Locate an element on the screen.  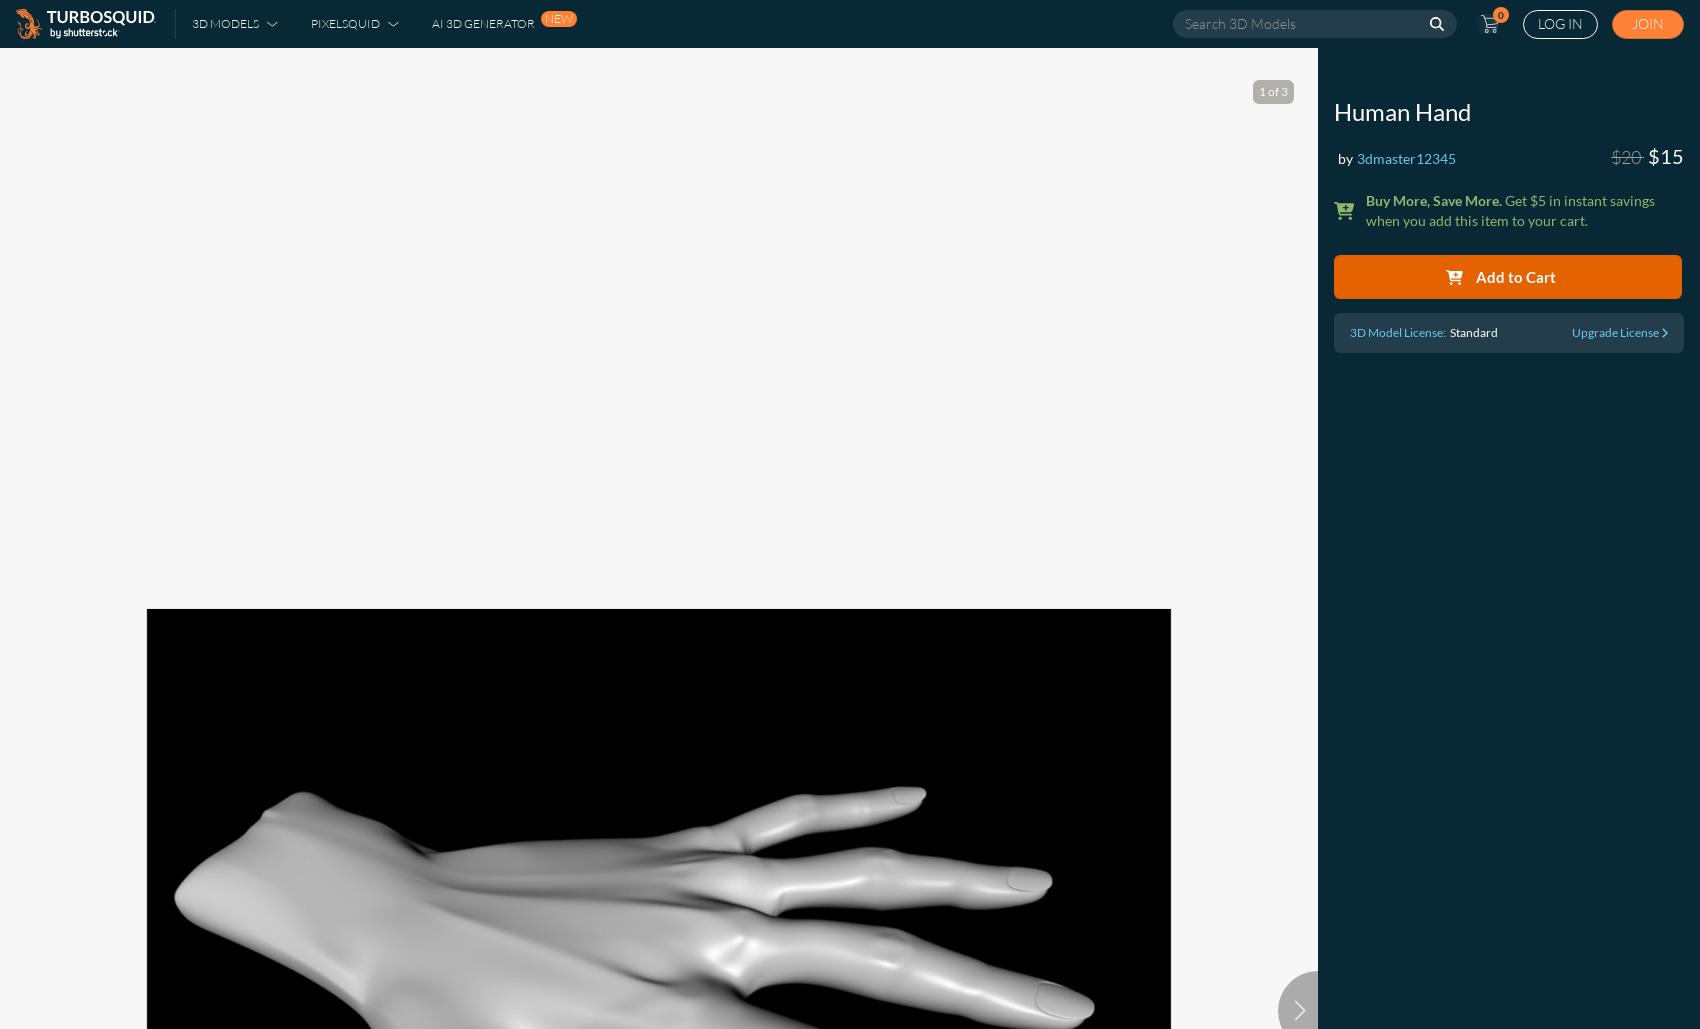
'Get' is located at coordinates (1516, 200).